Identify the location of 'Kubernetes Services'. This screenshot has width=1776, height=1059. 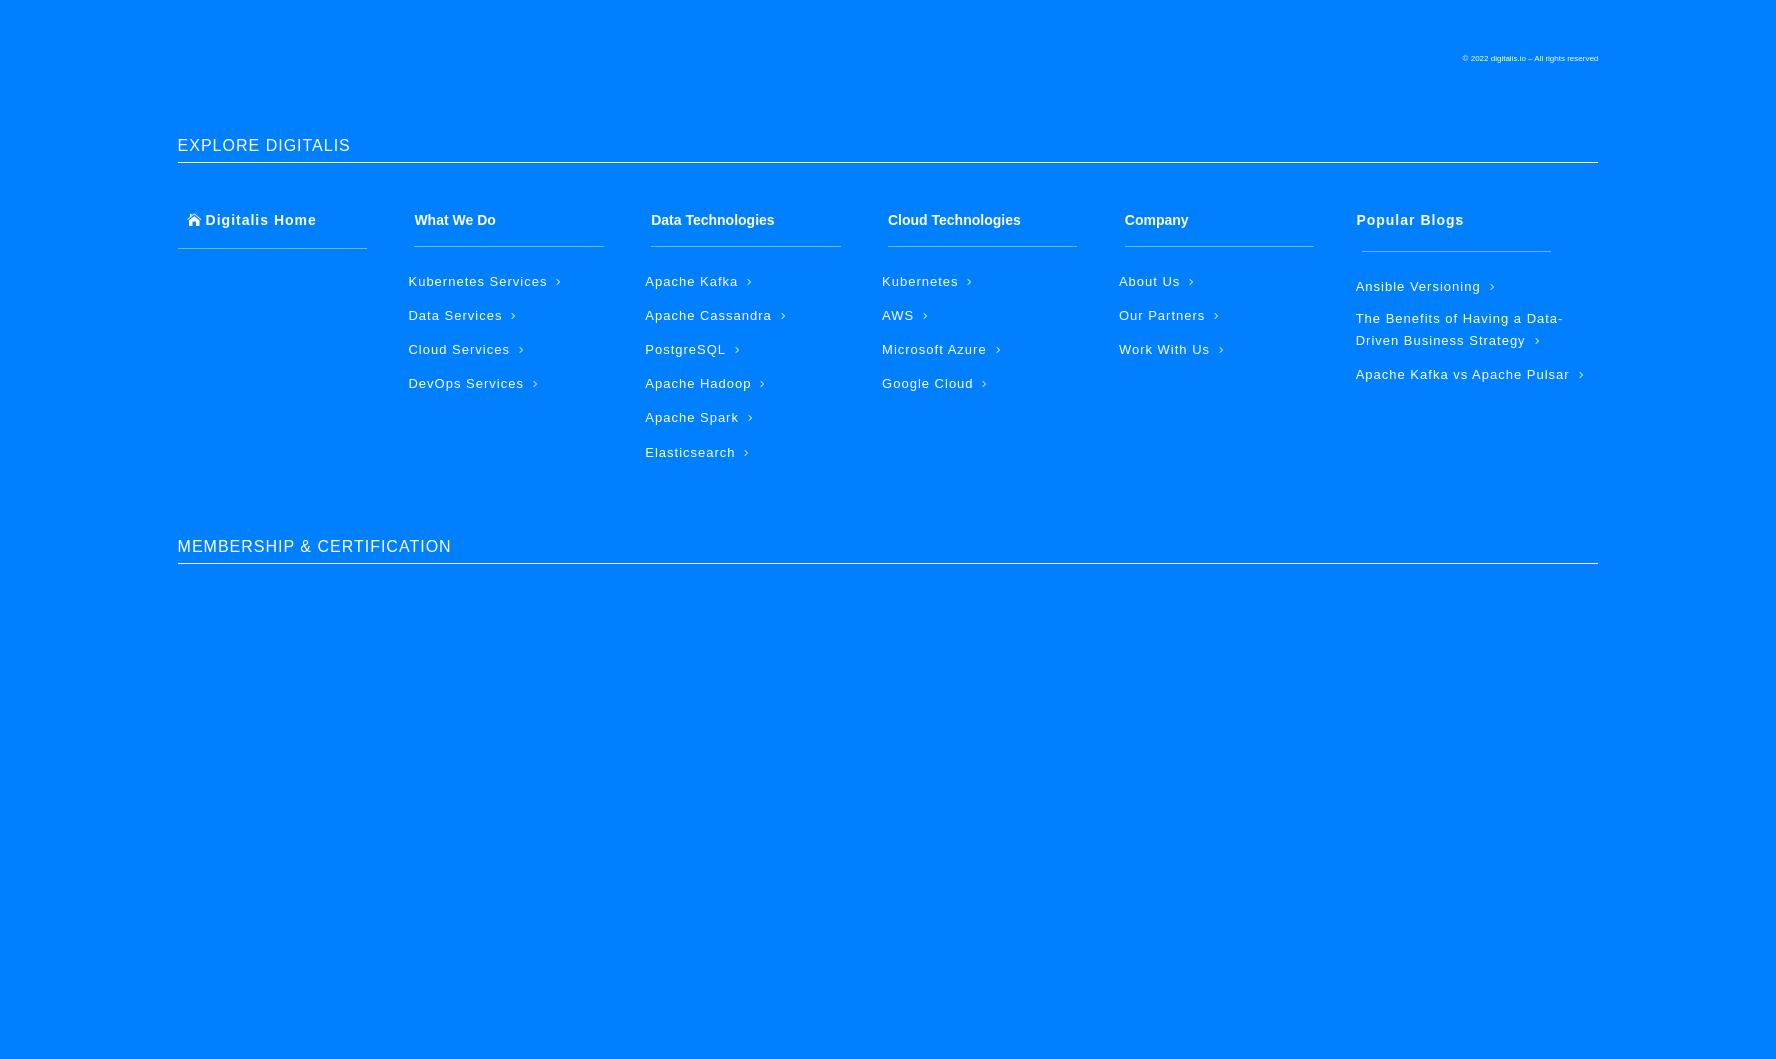
(476, 281).